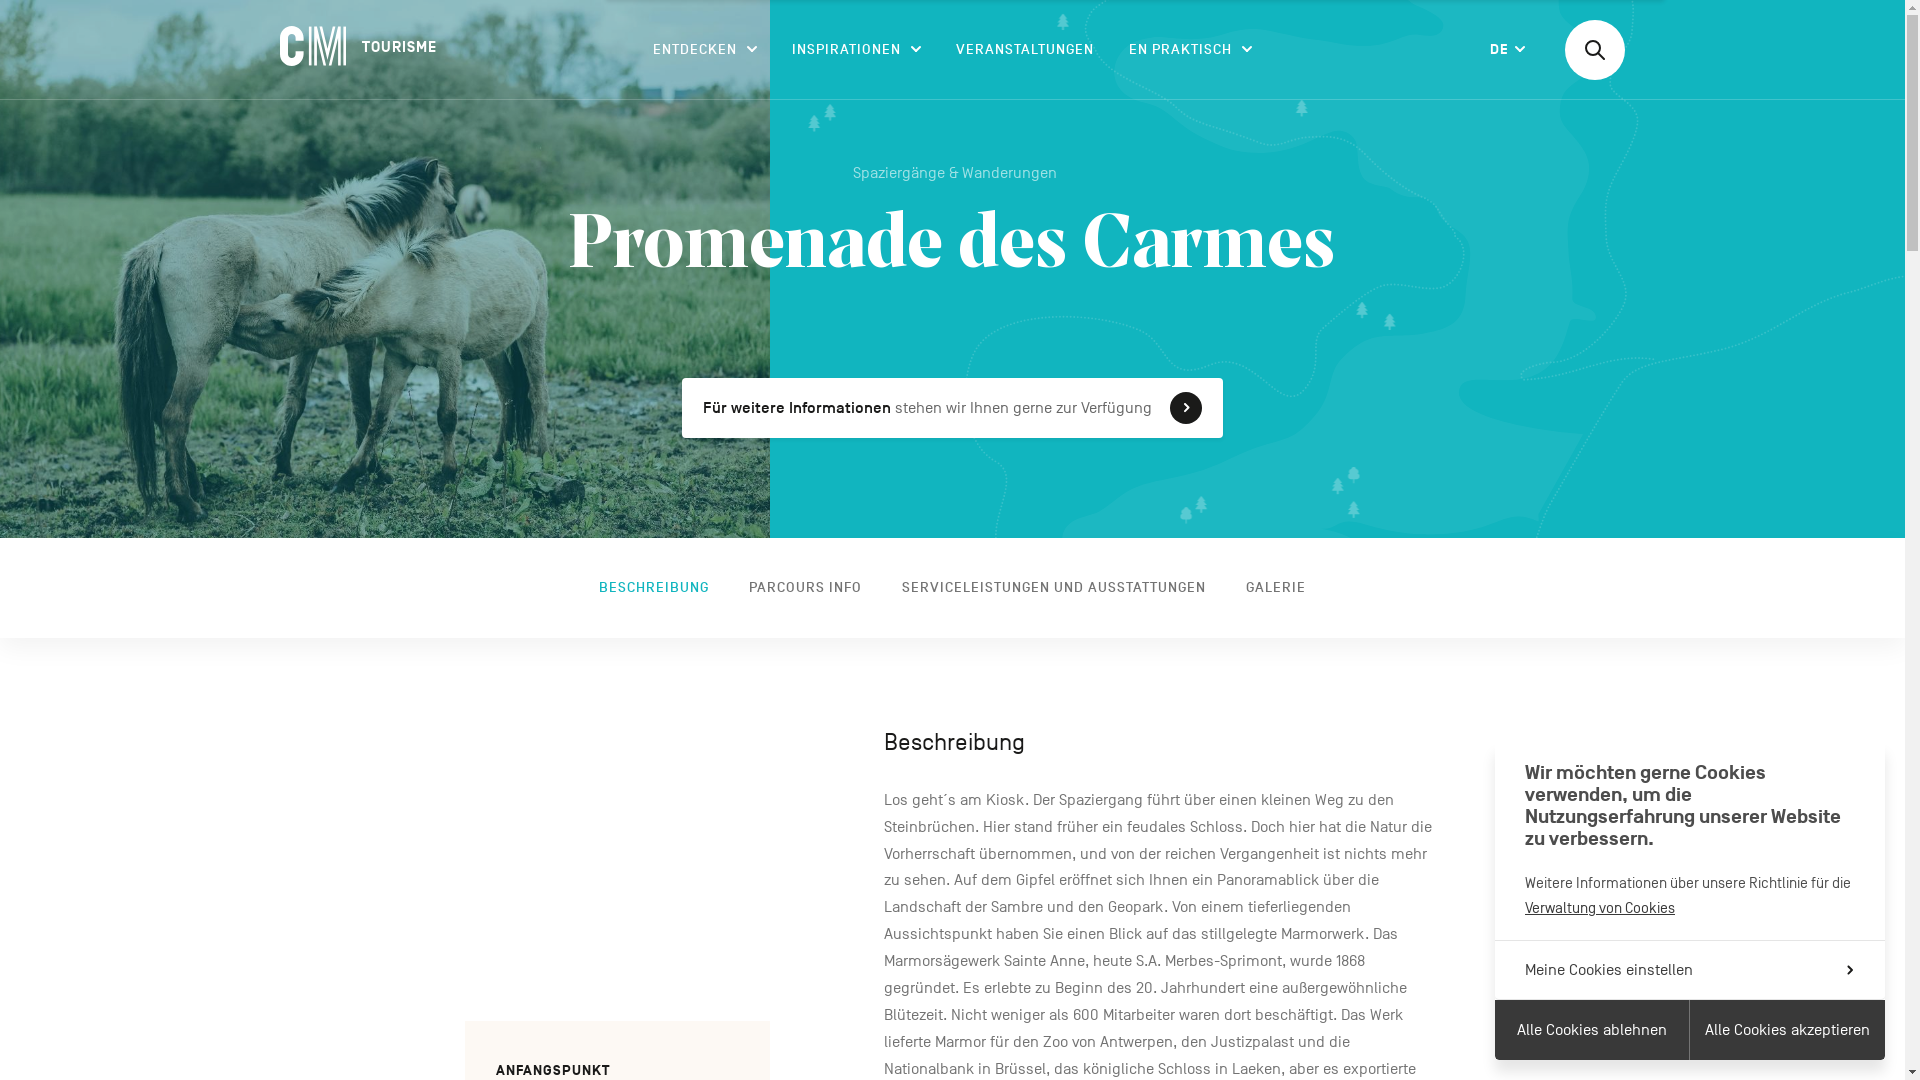 The width and height of the screenshot is (1920, 1080). What do you see at coordinates (1787, 1029) in the screenshot?
I see `'Alle Cookies akzeptieren'` at bounding box center [1787, 1029].